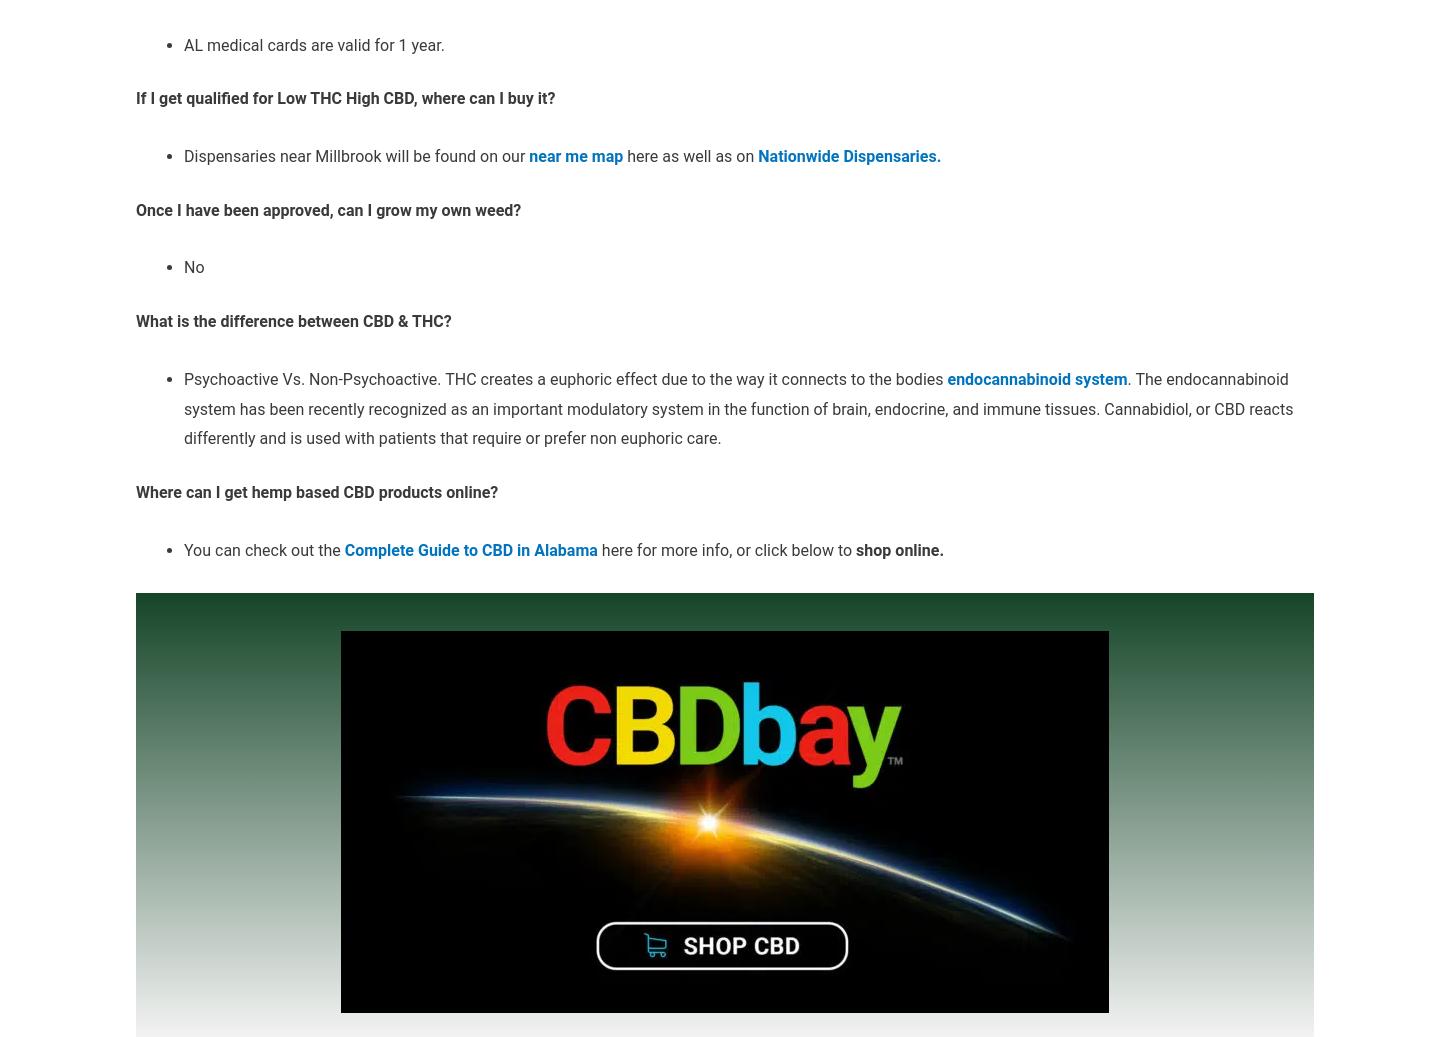  Describe the element at coordinates (471, 549) in the screenshot. I see `'Complete Guide to CBD in Alabama'` at that location.